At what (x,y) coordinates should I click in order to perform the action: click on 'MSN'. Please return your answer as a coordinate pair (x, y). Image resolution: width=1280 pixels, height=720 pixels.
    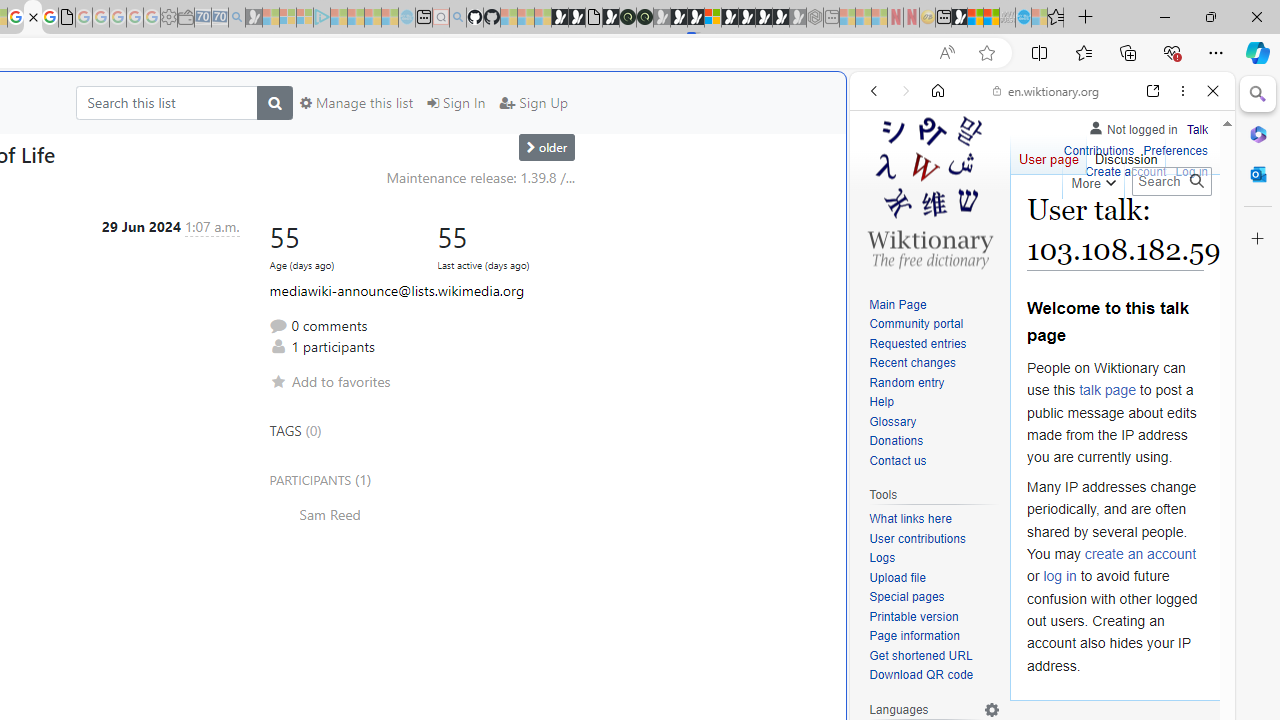
    Looking at the image, I should click on (958, 17).